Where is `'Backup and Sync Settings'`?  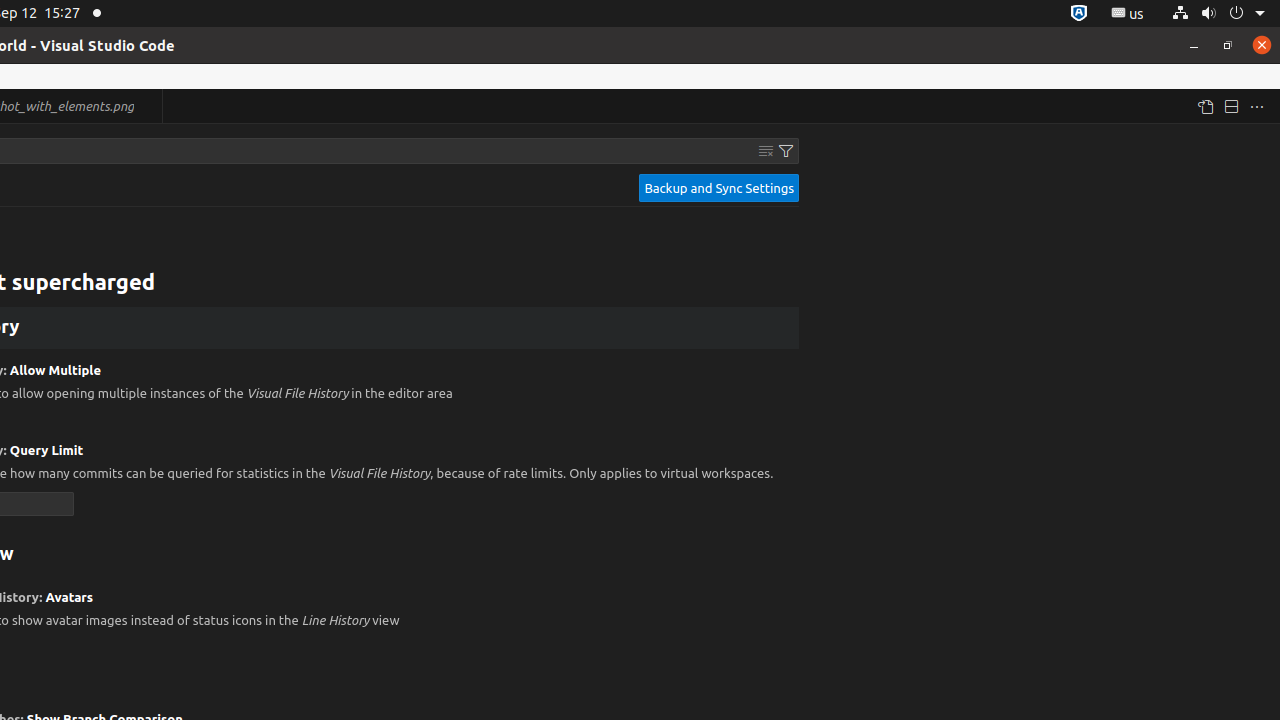
'Backup and Sync Settings' is located at coordinates (718, 187).